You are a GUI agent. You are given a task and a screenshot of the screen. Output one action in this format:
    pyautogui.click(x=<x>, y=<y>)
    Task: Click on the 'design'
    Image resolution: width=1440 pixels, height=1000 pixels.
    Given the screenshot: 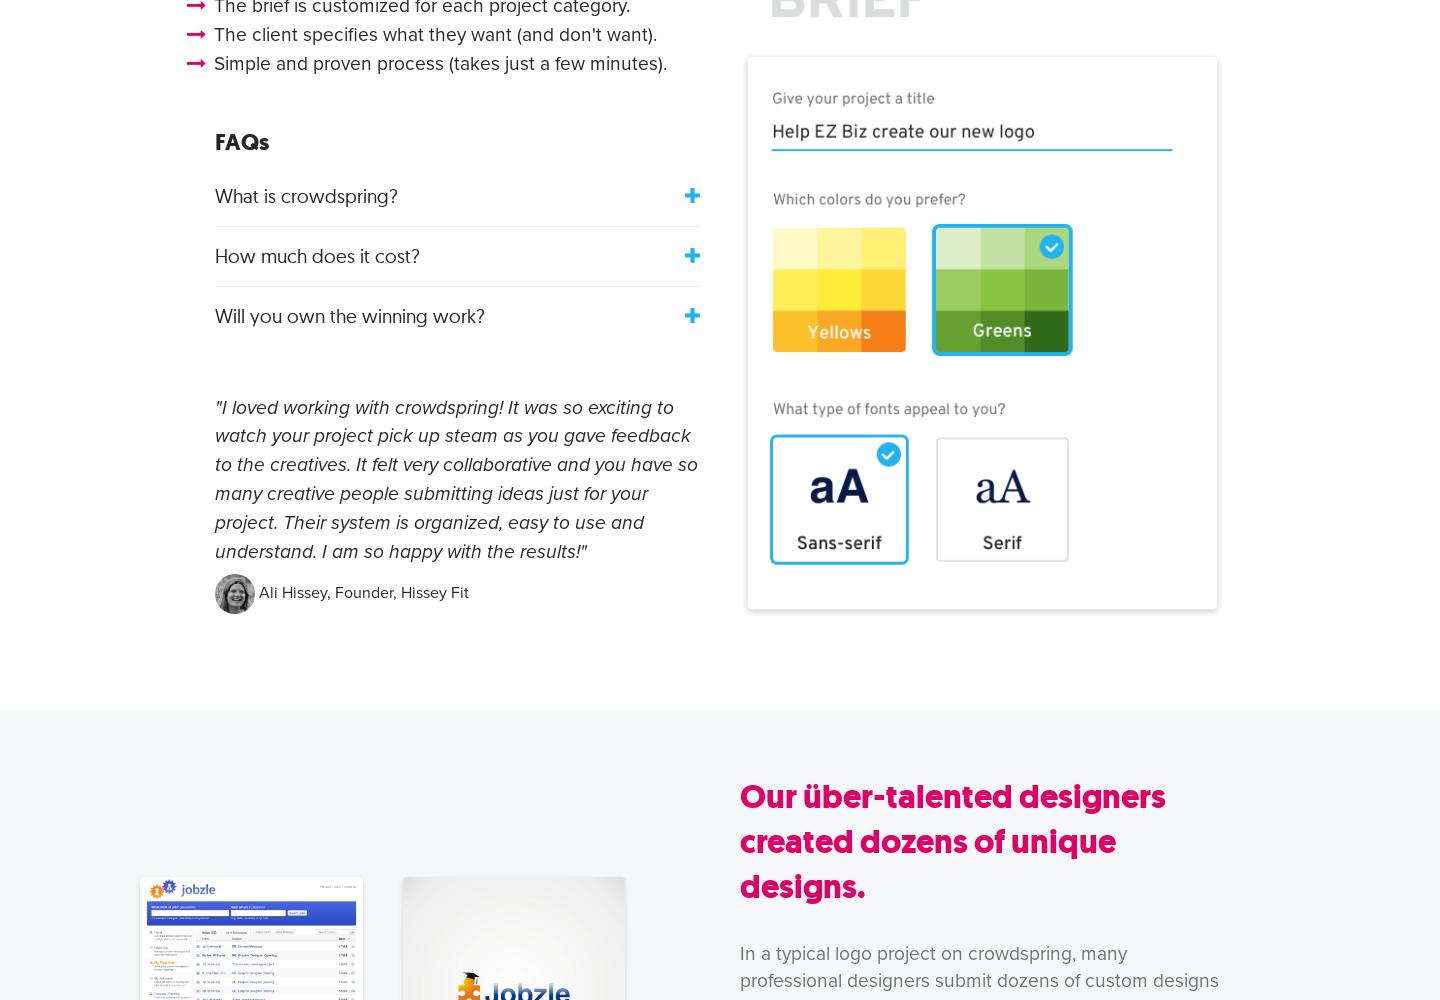 What is the action you would take?
    pyautogui.click(x=1181, y=979)
    